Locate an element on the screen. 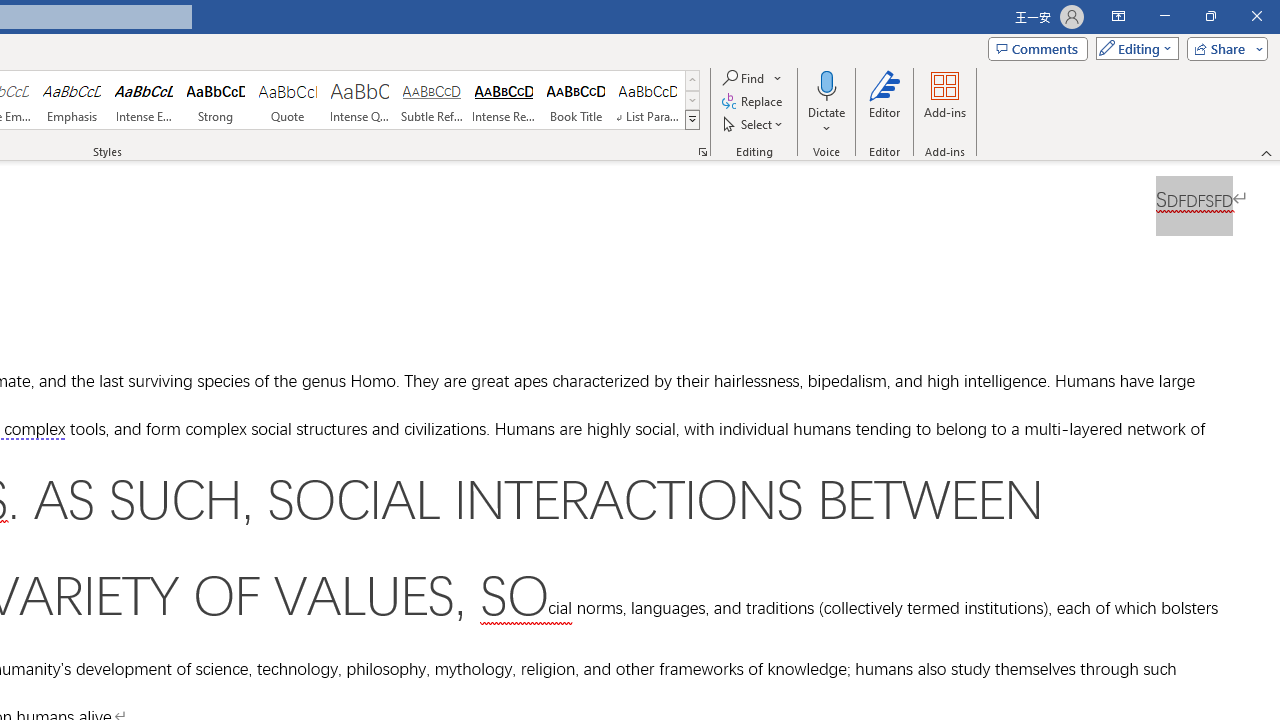  'Intense Quote' is located at coordinates (359, 100).